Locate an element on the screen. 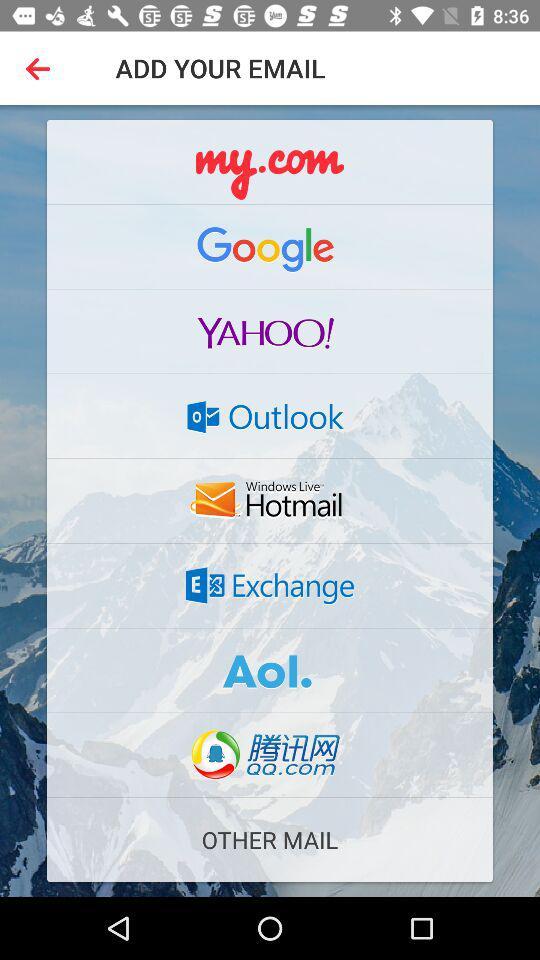  email is located at coordinates (270, 161).